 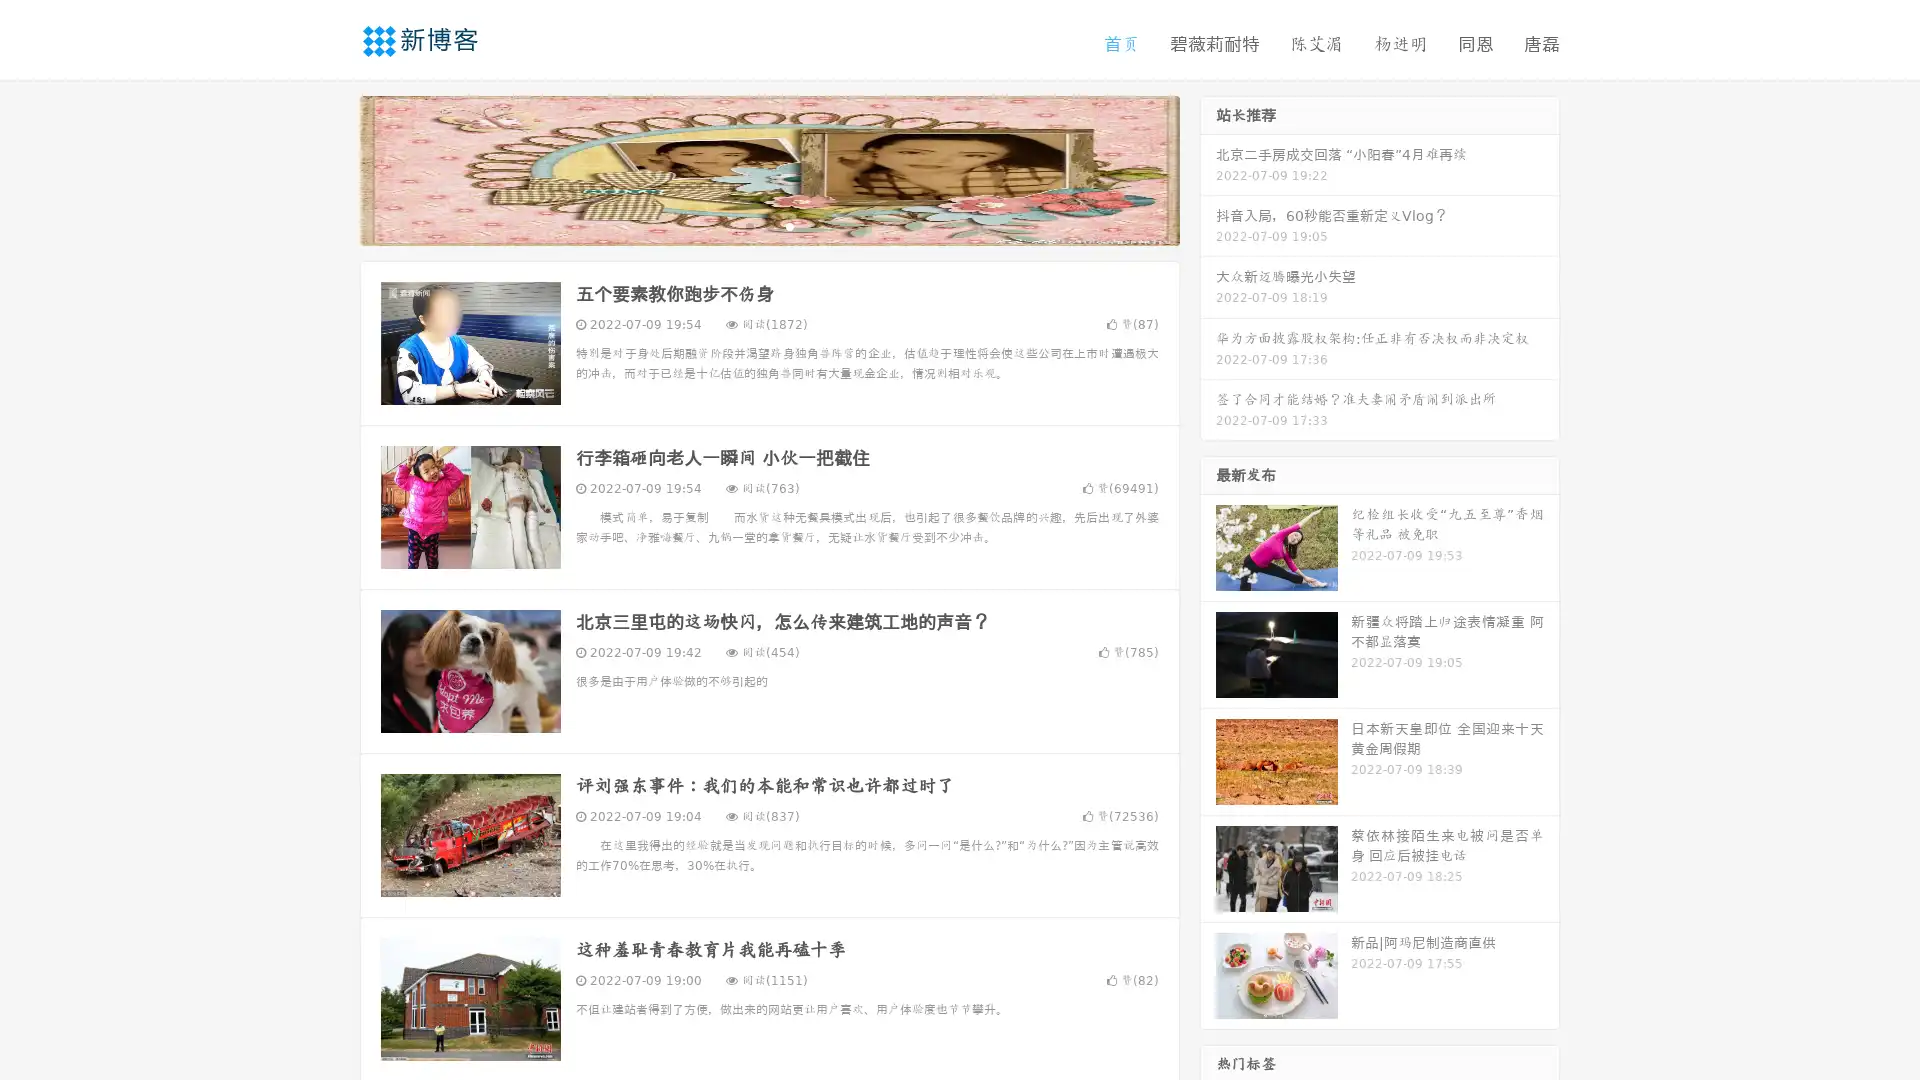 I want to click on Go to slide 3, so click(x=789, y=225).